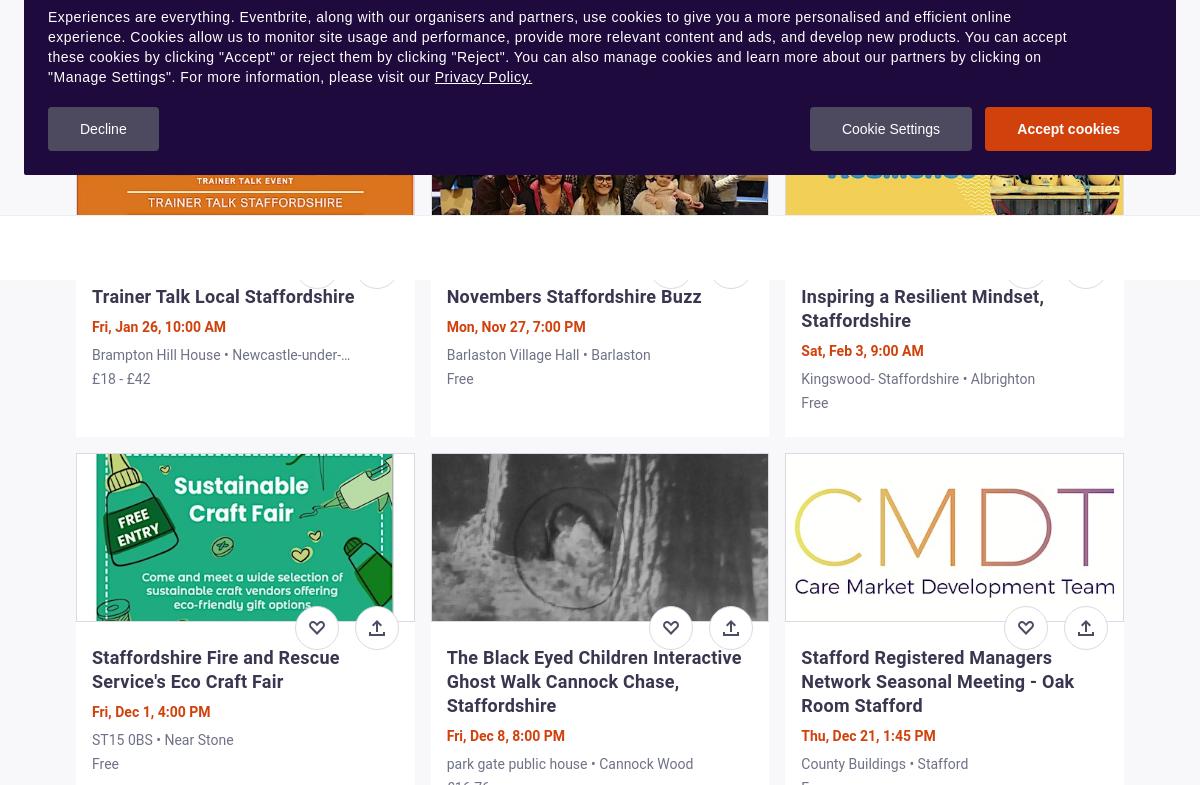 Image resolution: width=1200 pixels, height=785 pixels. What do you see at coordinates (504, 734) in the screenshot?
I see `'Fri, Dec 8, 8:00 PM'` at bounding box center [504, 734].